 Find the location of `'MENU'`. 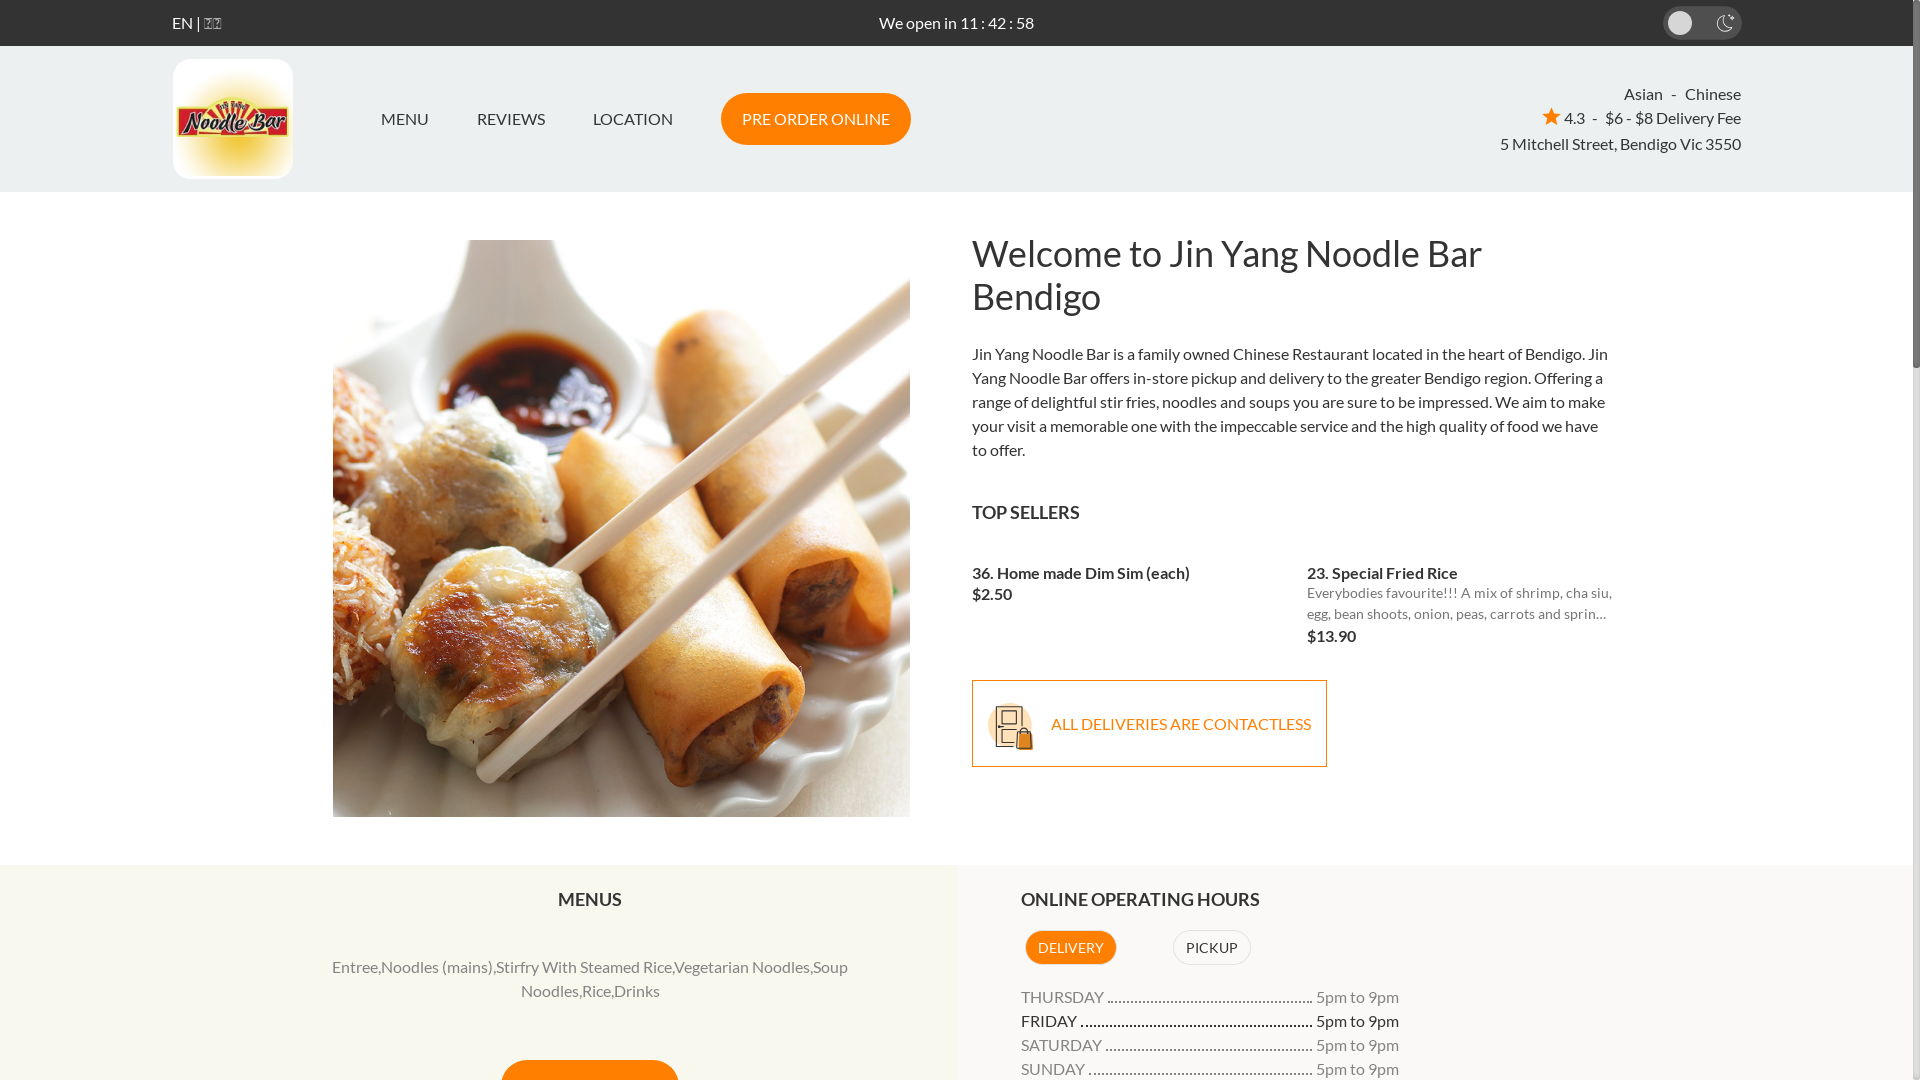

'MENU' is located at coordinates (411, 119).